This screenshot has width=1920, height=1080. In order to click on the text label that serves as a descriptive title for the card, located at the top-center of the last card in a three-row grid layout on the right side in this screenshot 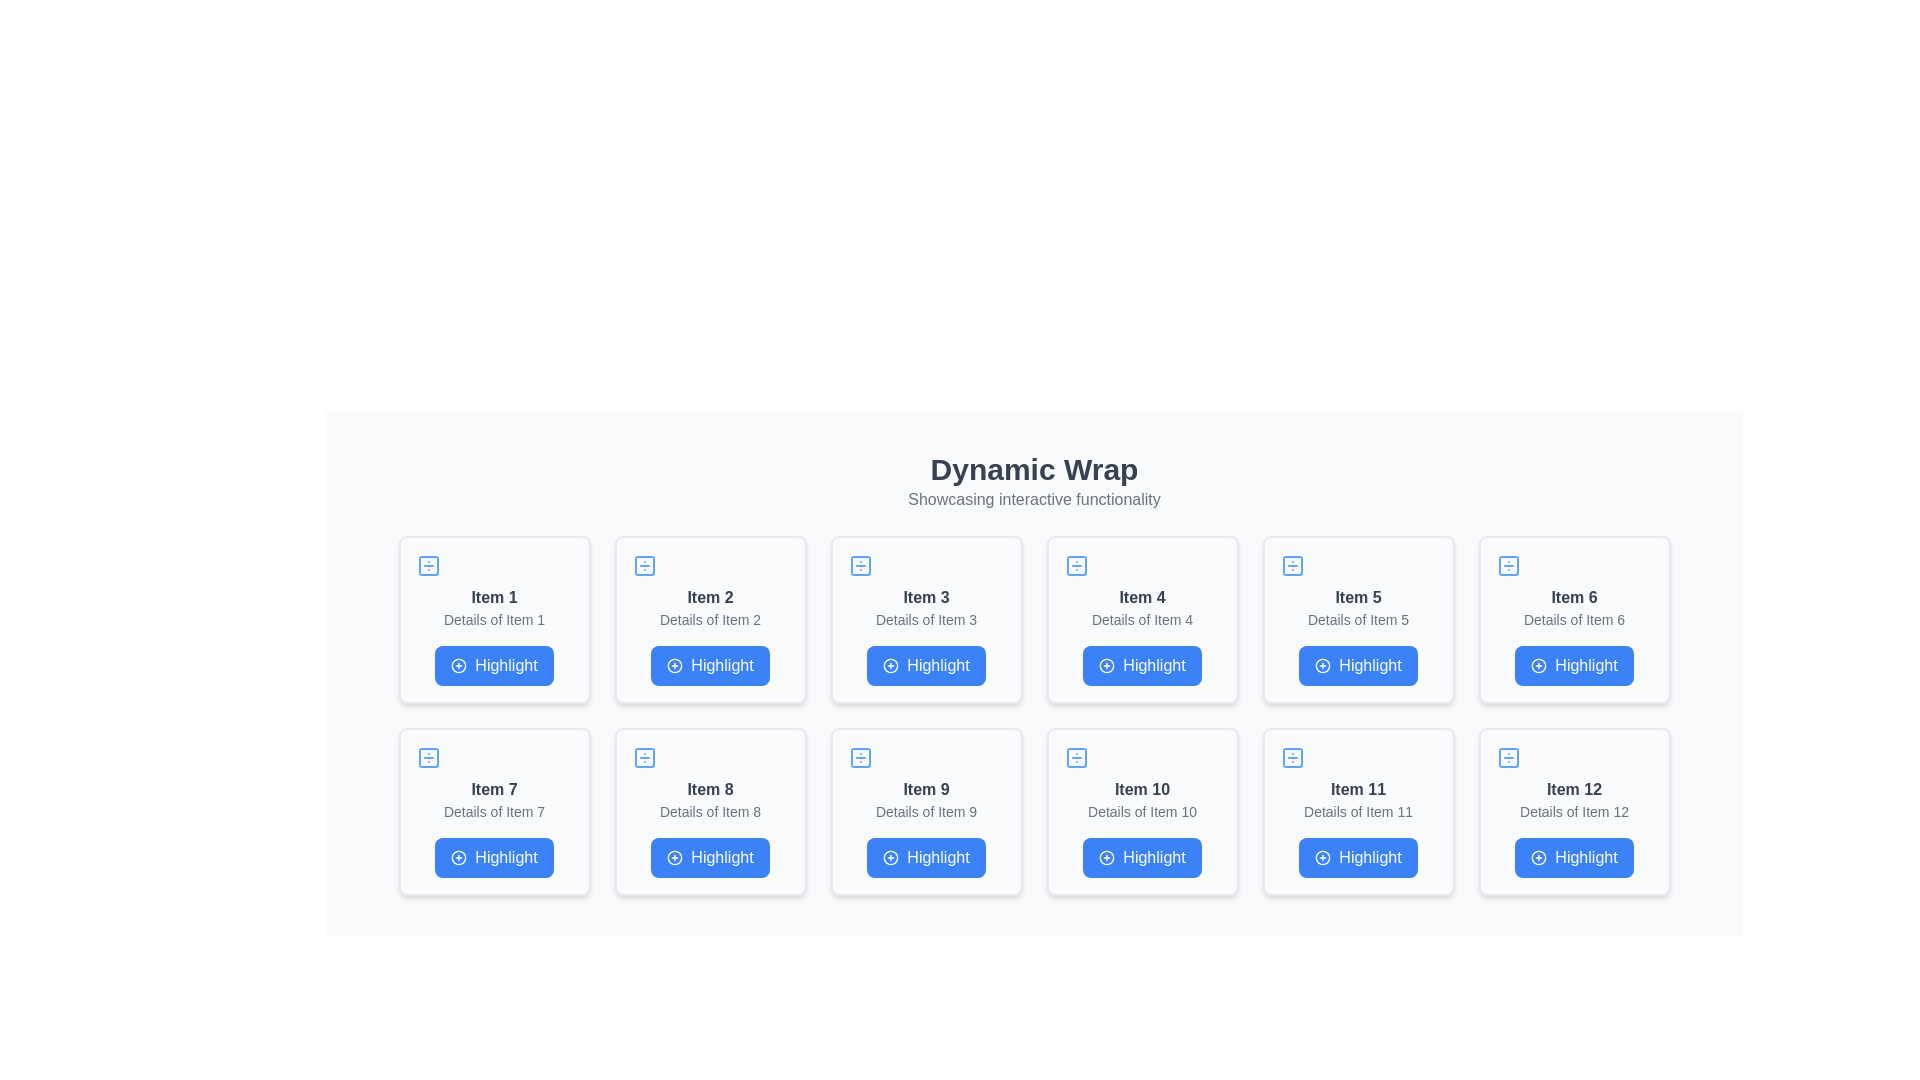, I will do `click(1573, 789)`.